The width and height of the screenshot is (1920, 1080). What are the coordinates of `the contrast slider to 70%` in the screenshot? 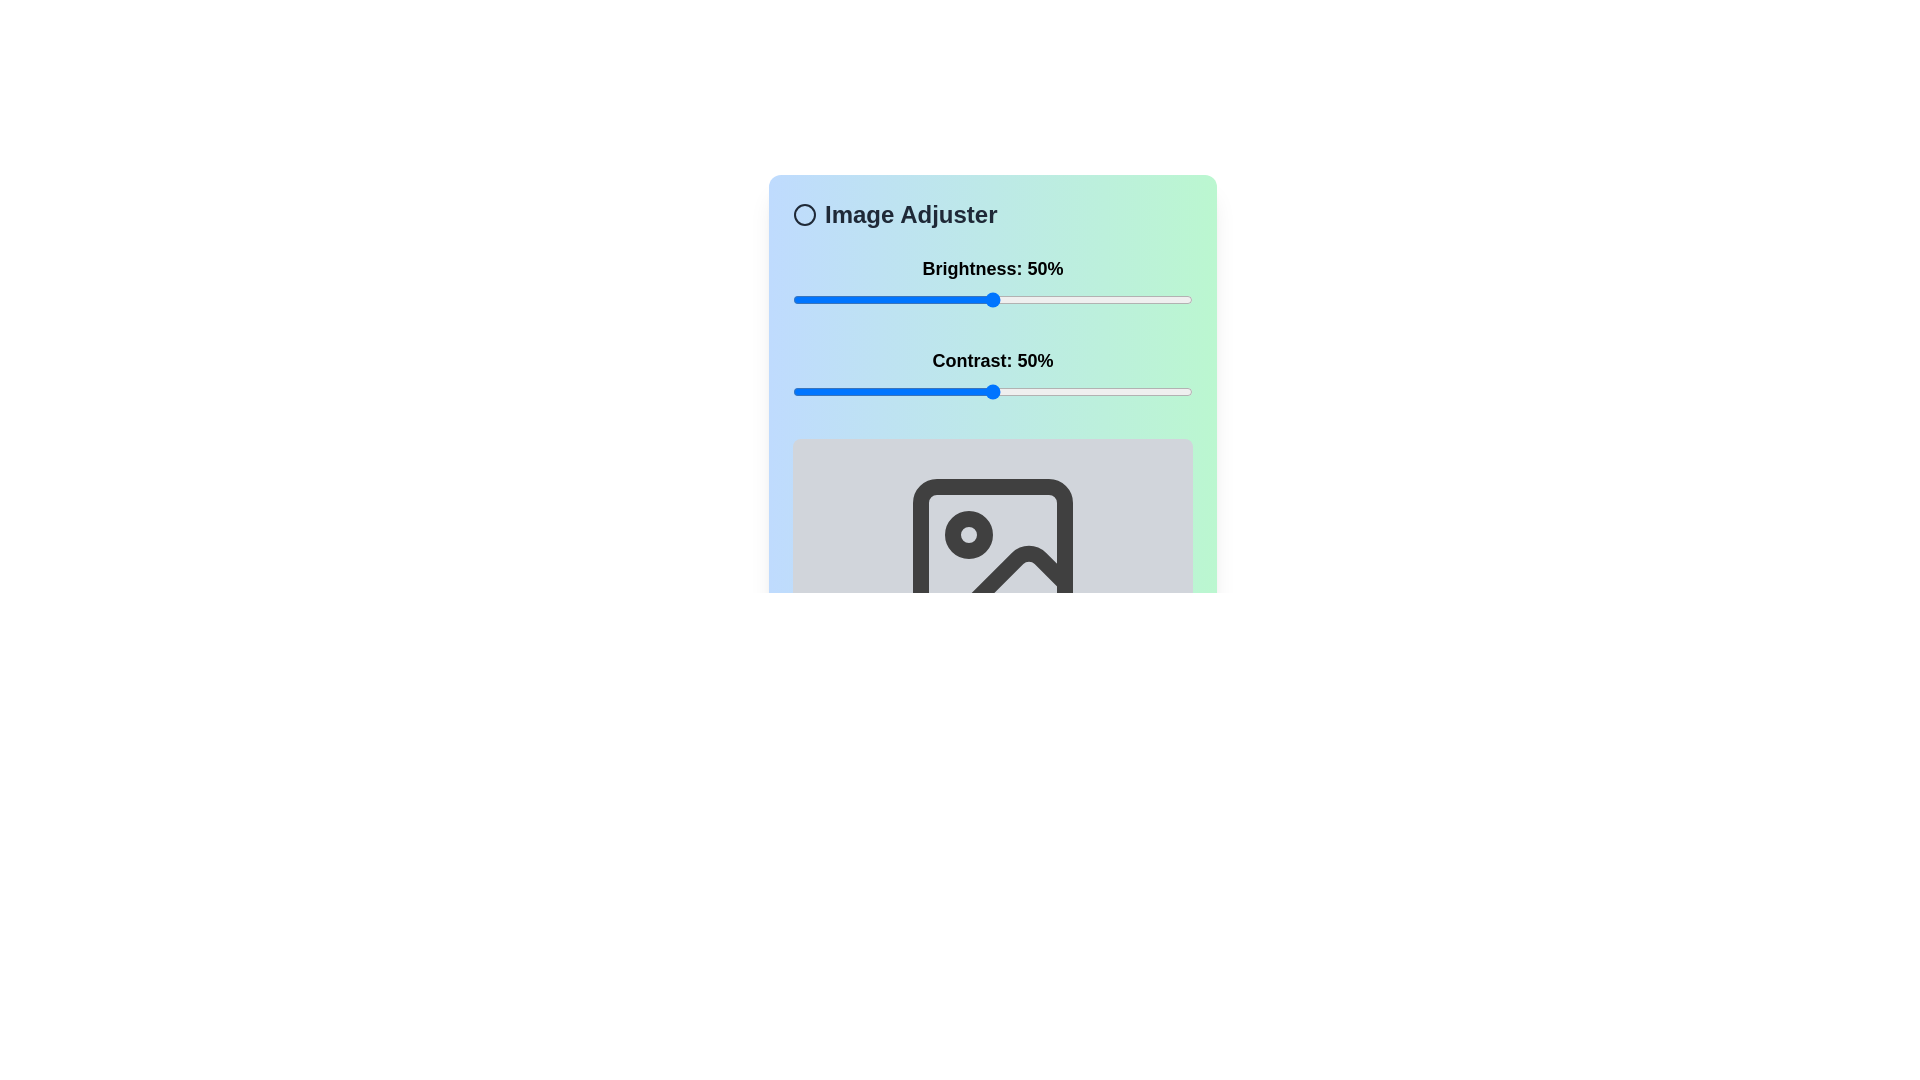 It's located at (1072, 392).